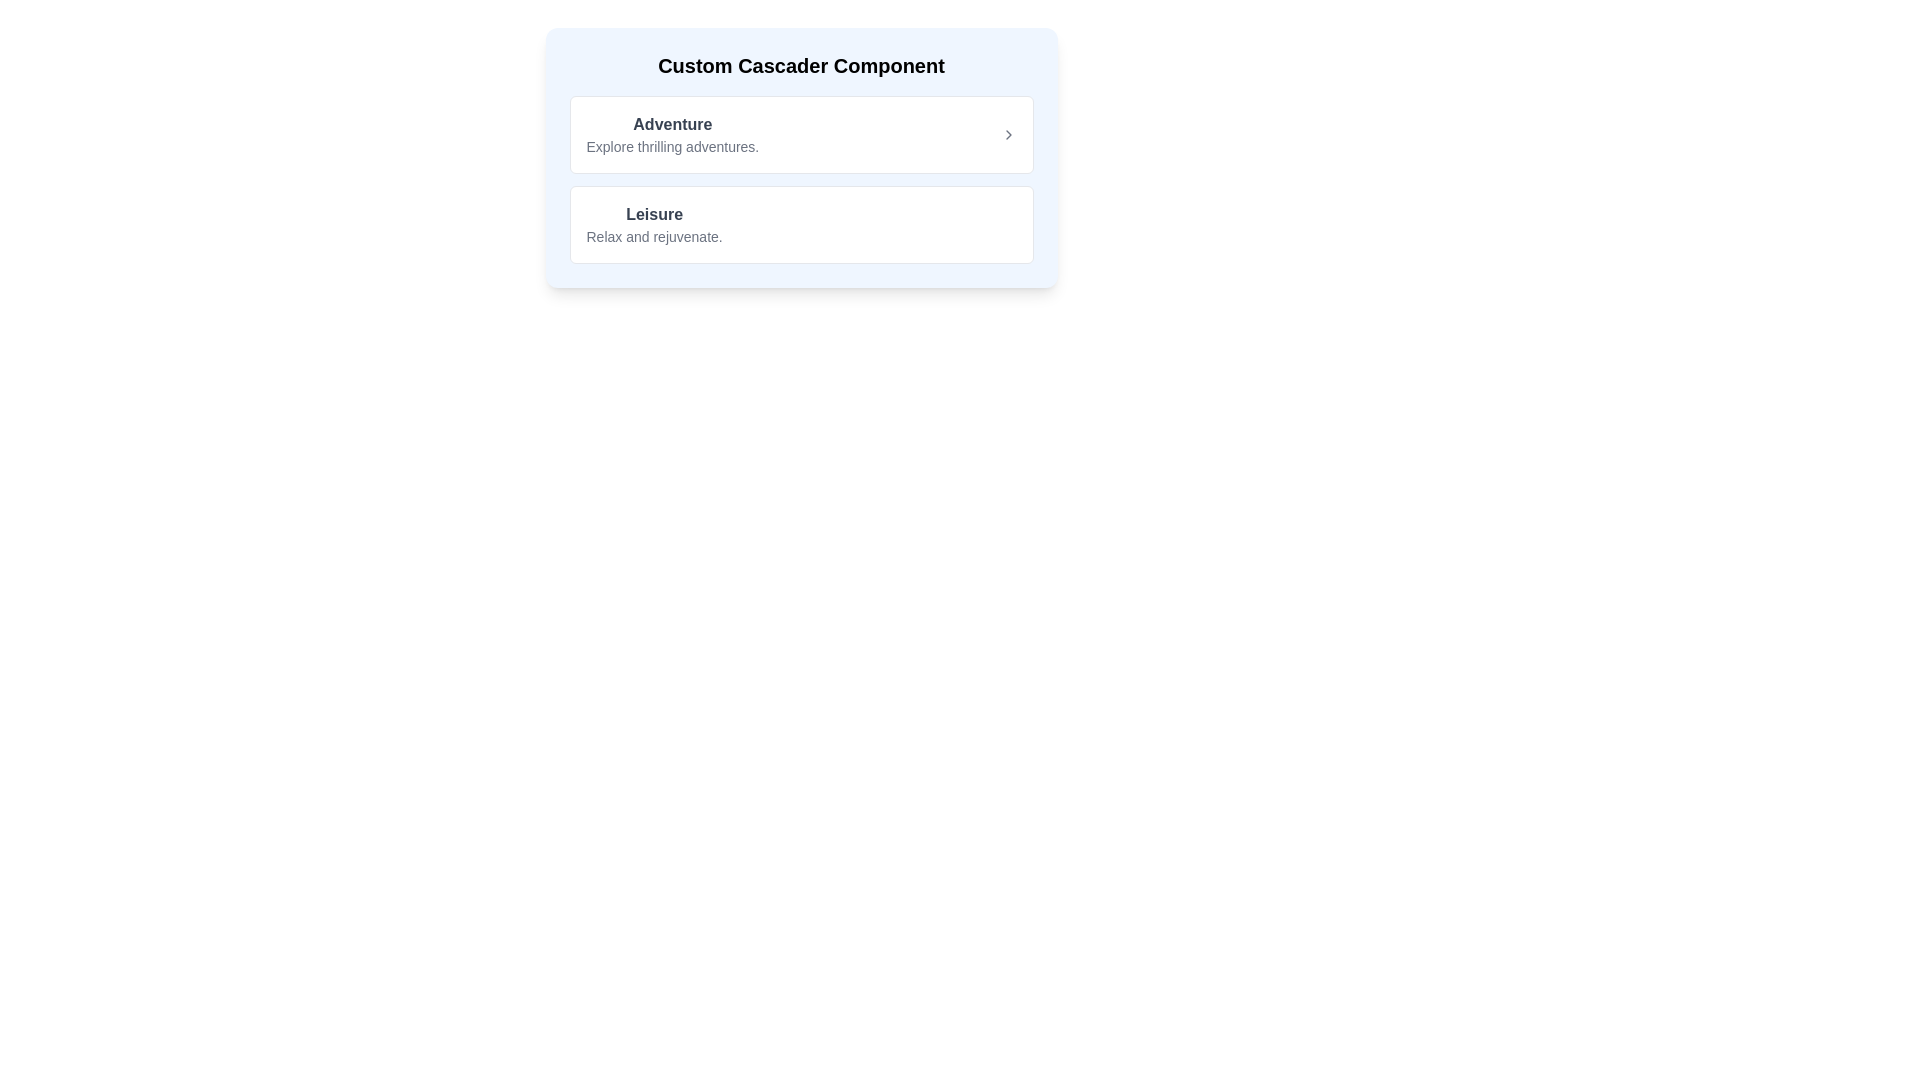  Describe the element at coordinates (654, 215) in the screenshot. I see `the bold dark gray text label reading 'Leisure', which is positioned above the descriptive text 'Relax and rejuvenate.' in the 'Custom Cascader Component' menu` at that location.